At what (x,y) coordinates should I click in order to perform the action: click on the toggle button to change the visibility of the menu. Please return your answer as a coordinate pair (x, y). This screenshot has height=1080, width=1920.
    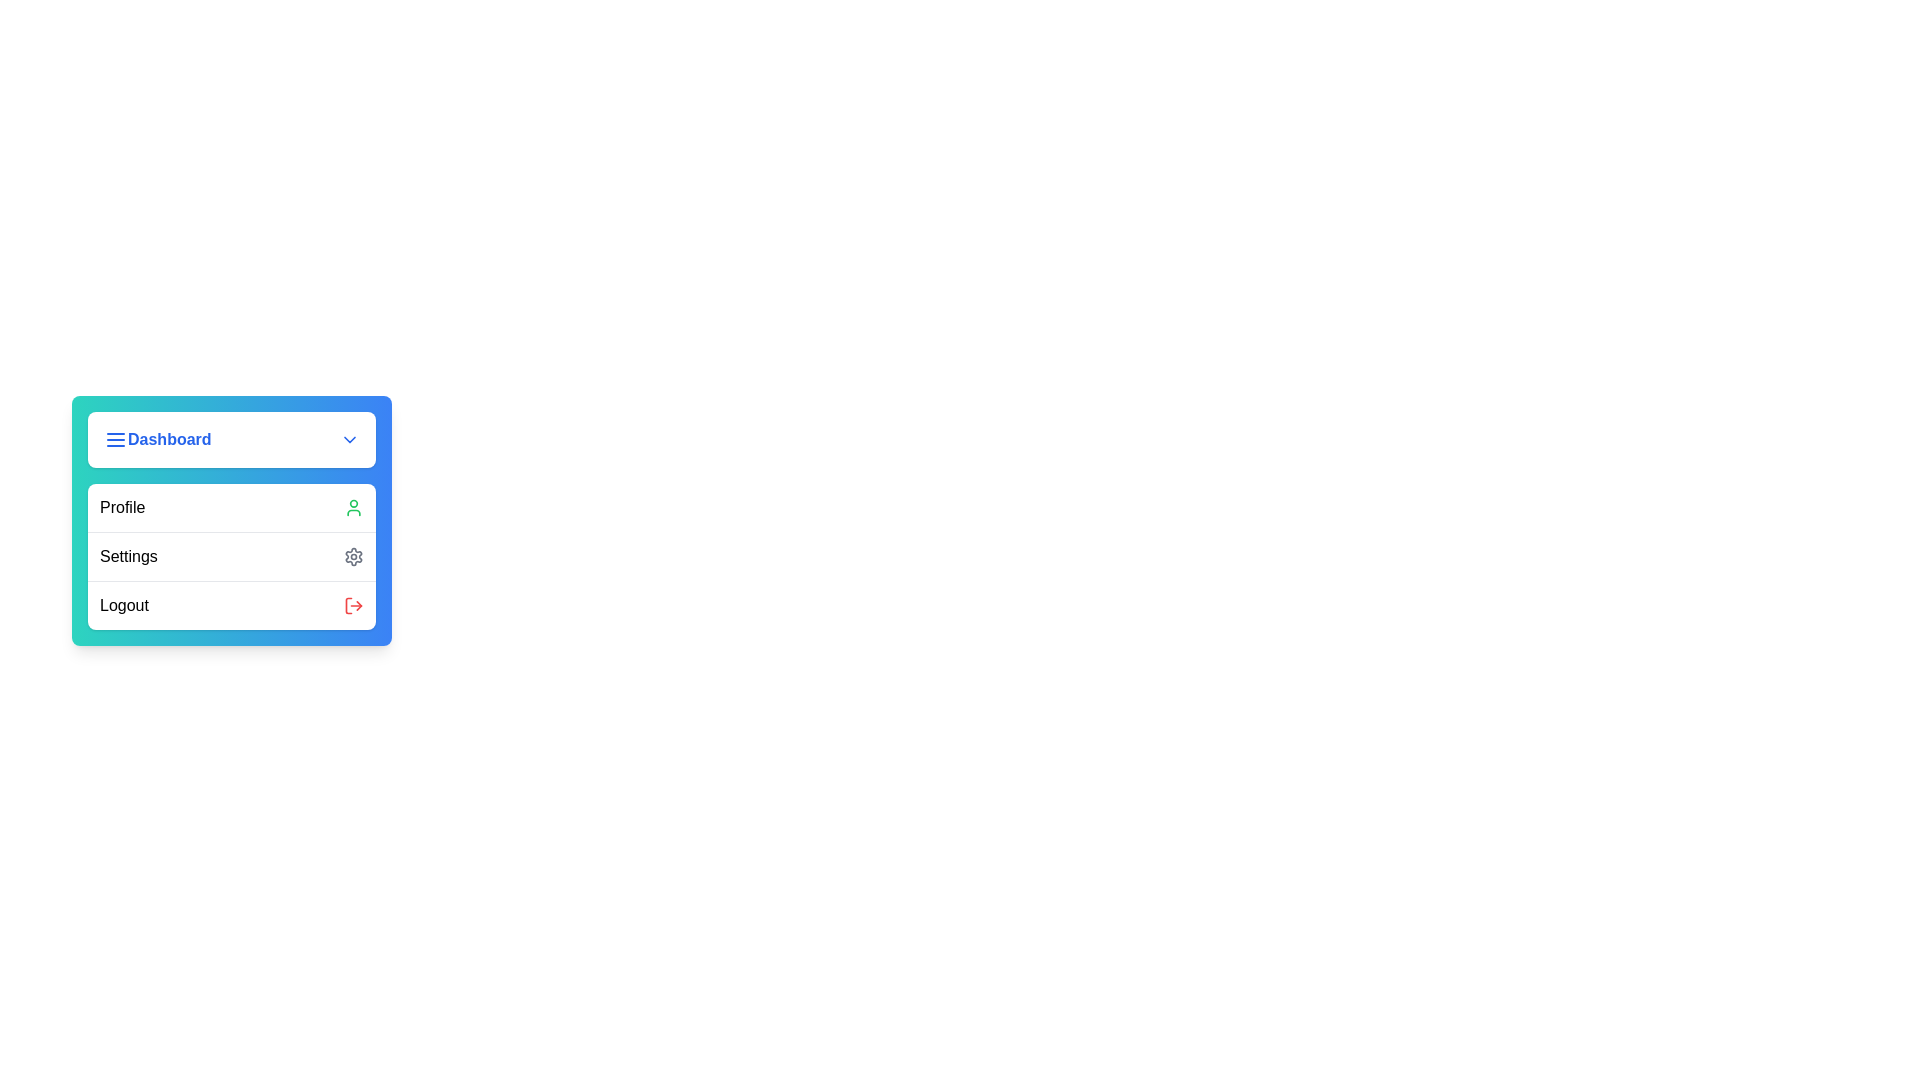
    Looking at the image, I should click on (231, 438).